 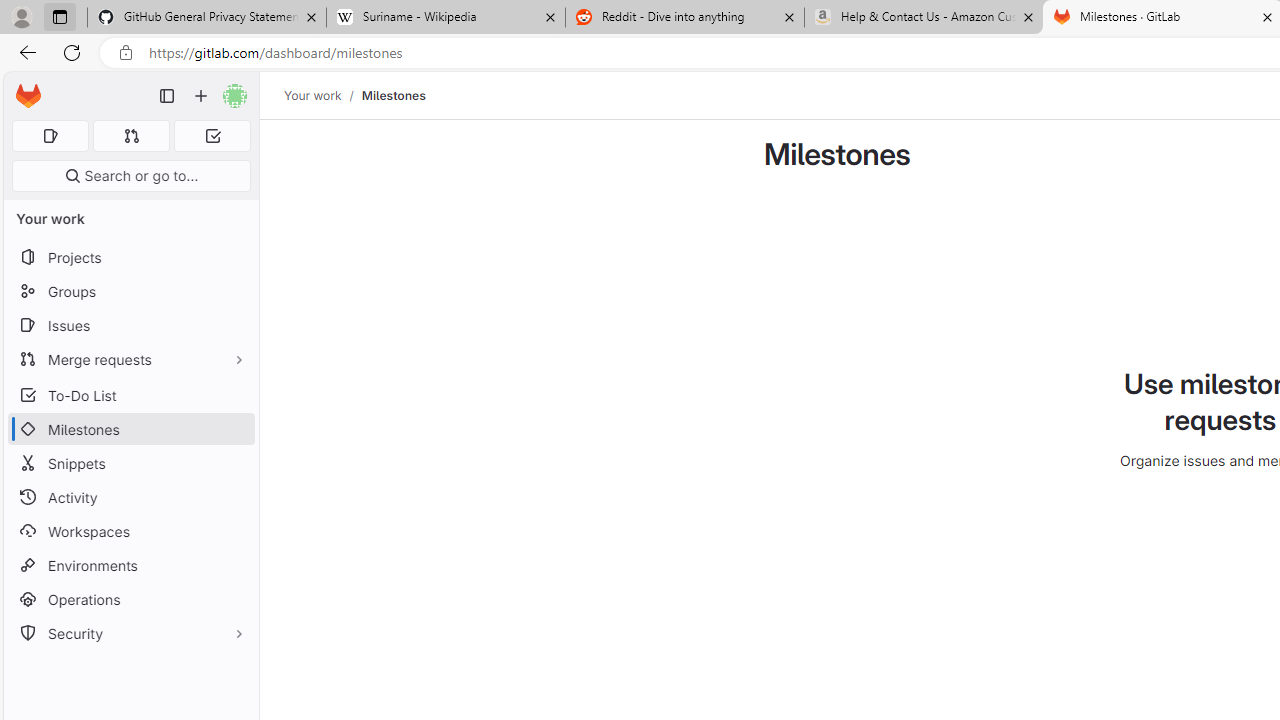 I want to click on 'Merge requests', so click(x=130, y=358).